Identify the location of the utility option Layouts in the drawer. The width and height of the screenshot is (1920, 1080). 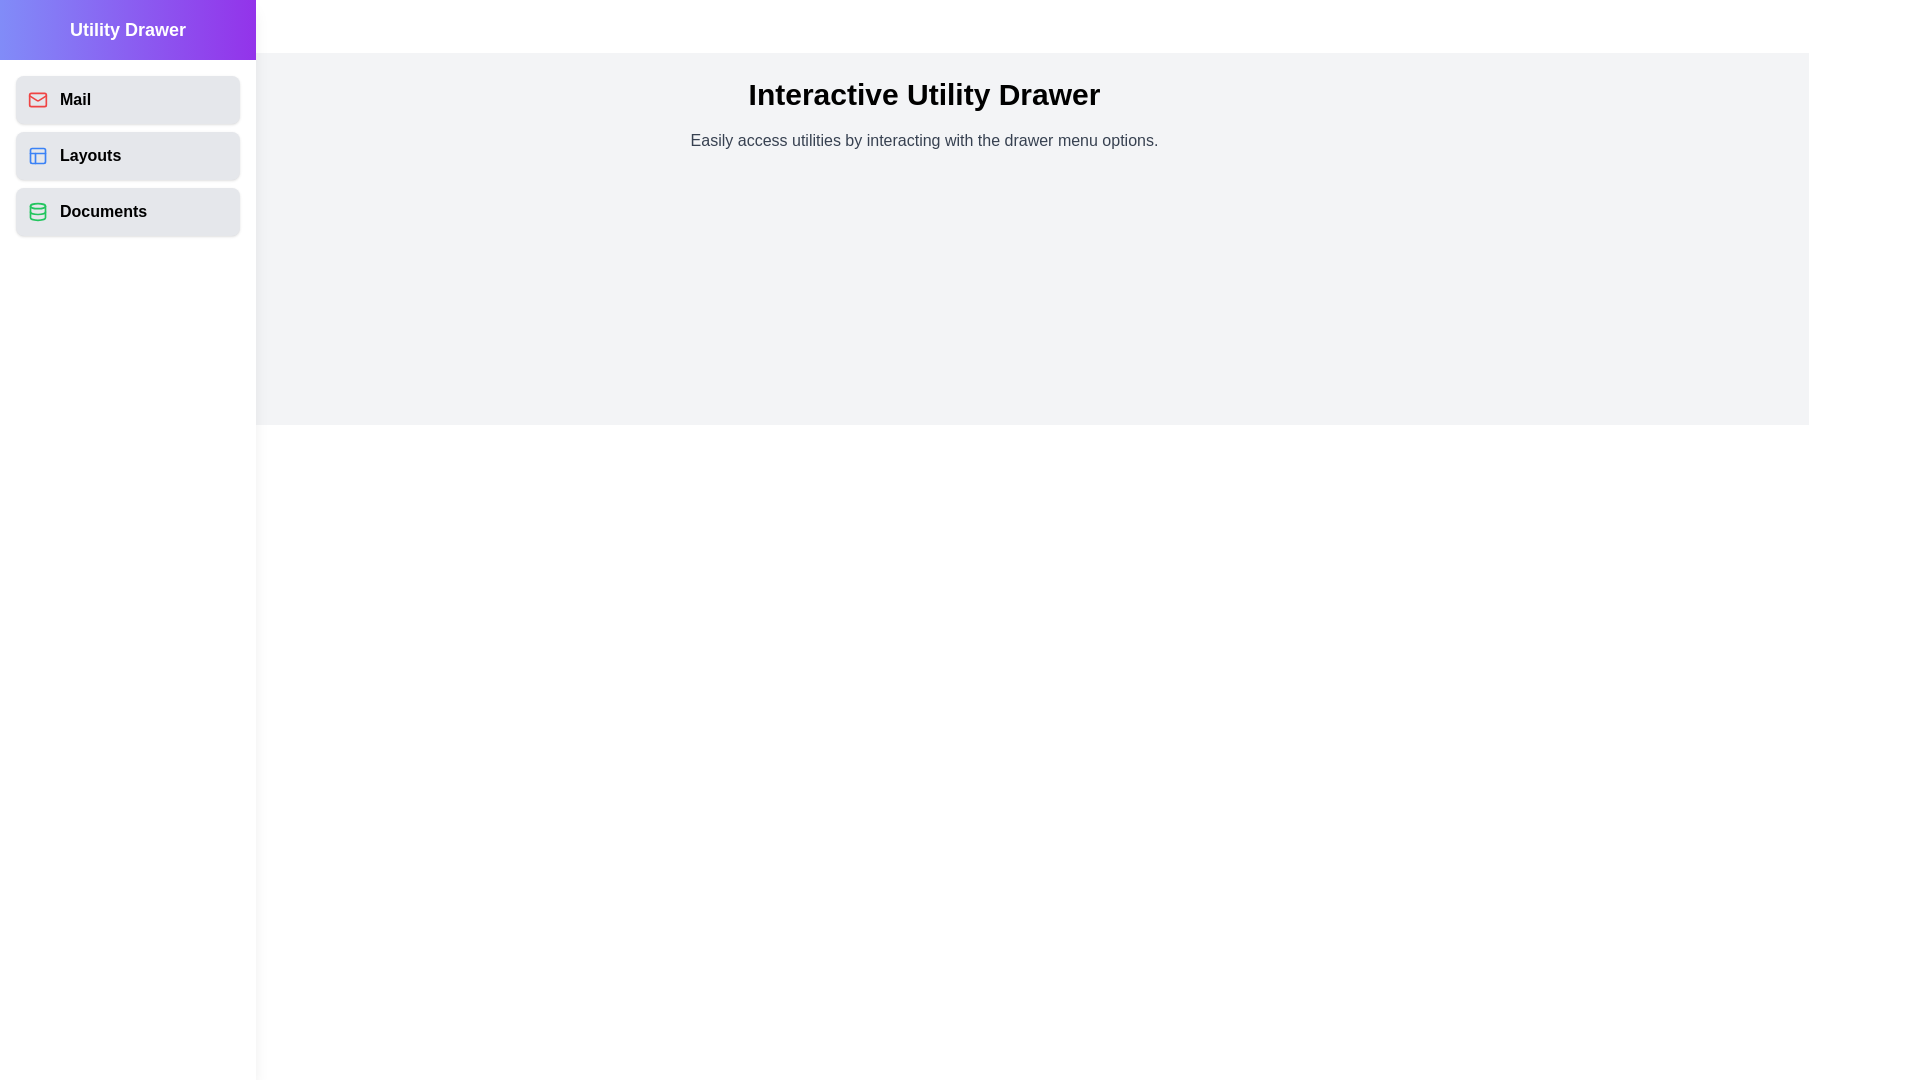
(127, 154).